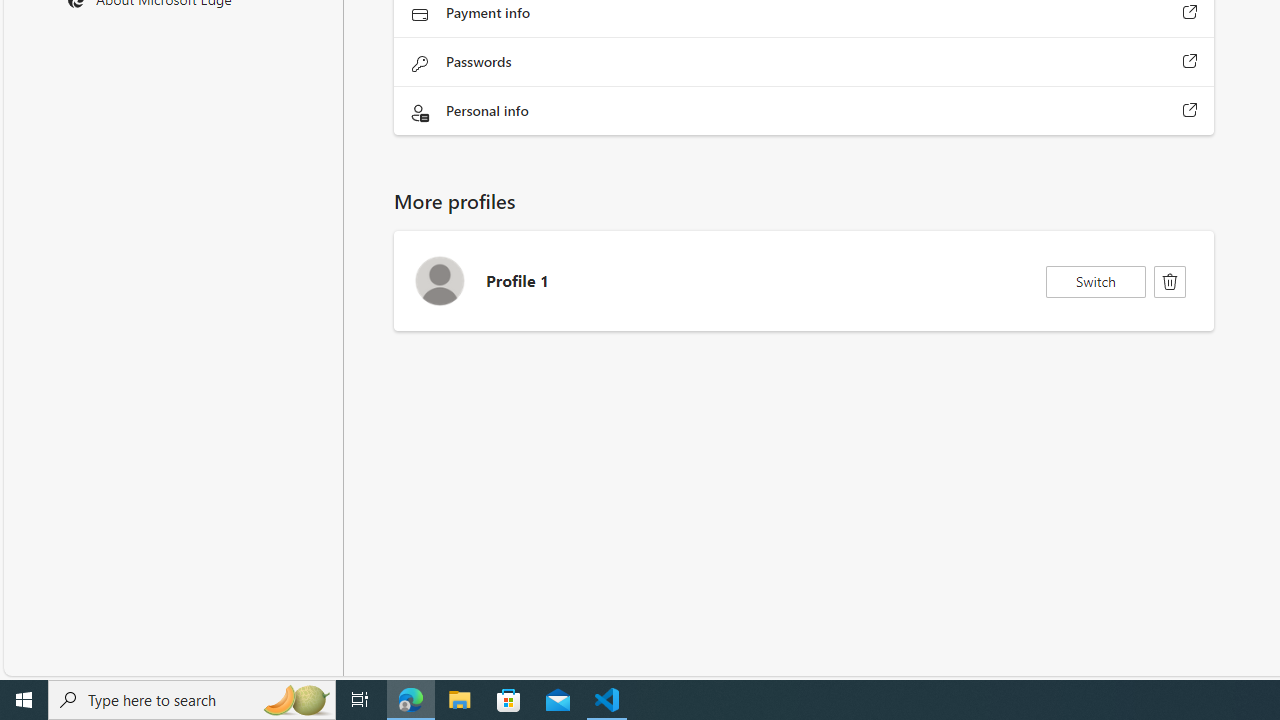 The width and height of the screenshot is (1280, 720). Describe the element at coordinates (1095, 281) in the screenshot. I see `'Switch'` at that location.